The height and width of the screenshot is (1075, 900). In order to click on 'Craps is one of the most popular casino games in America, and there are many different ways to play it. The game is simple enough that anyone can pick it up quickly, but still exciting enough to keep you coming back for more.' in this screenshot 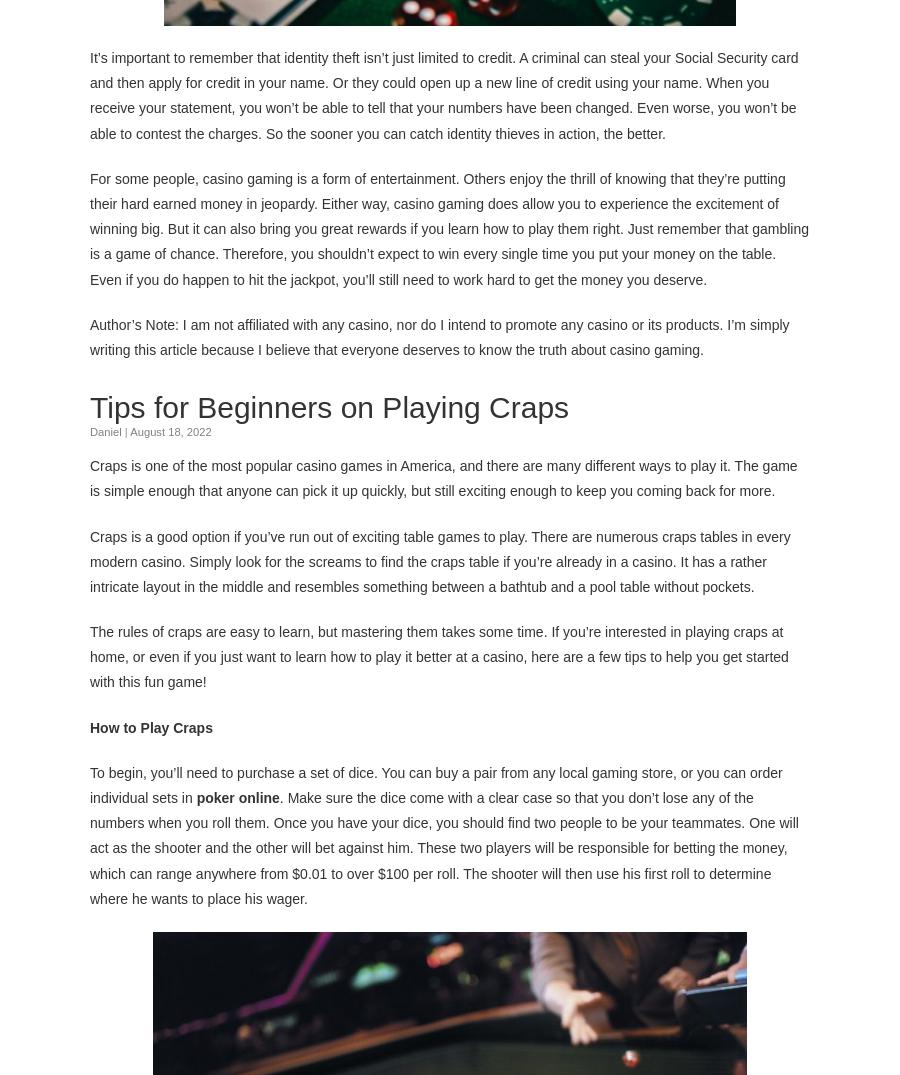, I will do `click(443, 477)`.